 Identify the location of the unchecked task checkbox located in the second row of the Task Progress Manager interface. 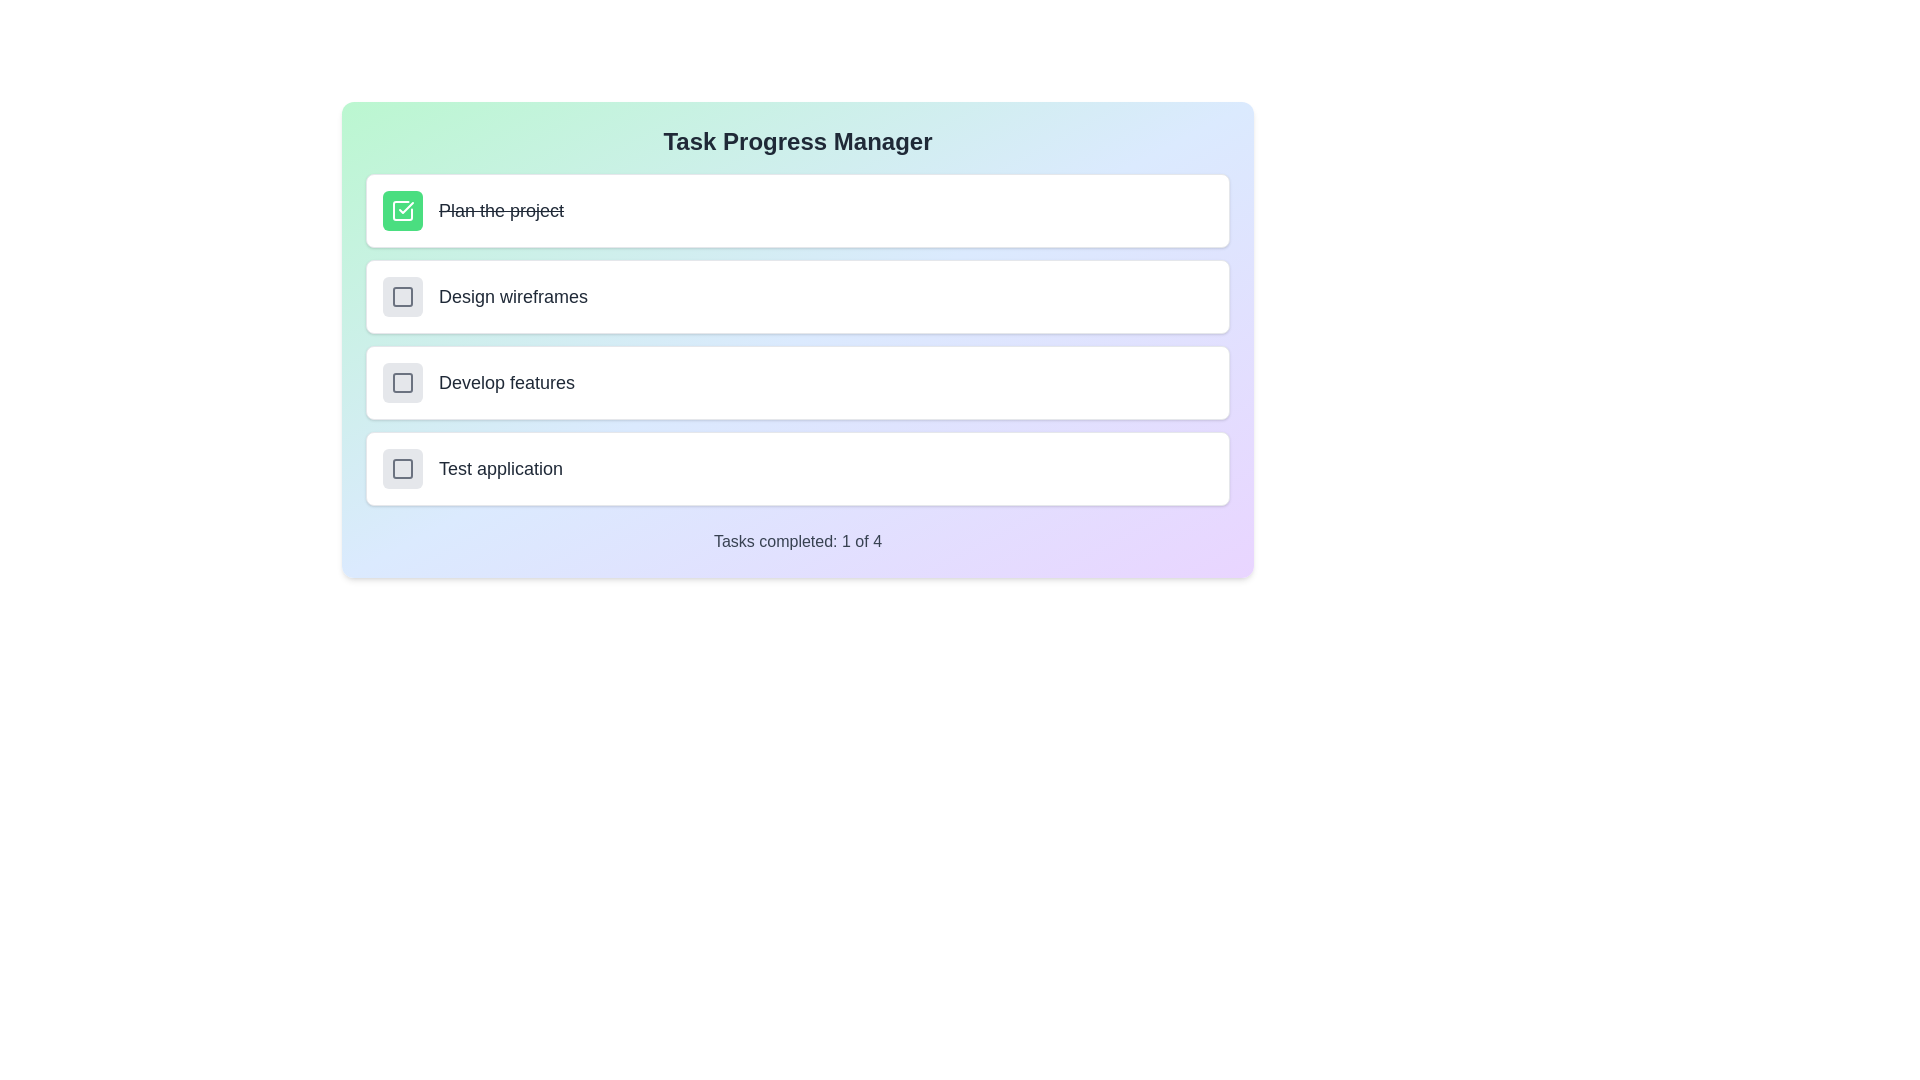
(402, 297).